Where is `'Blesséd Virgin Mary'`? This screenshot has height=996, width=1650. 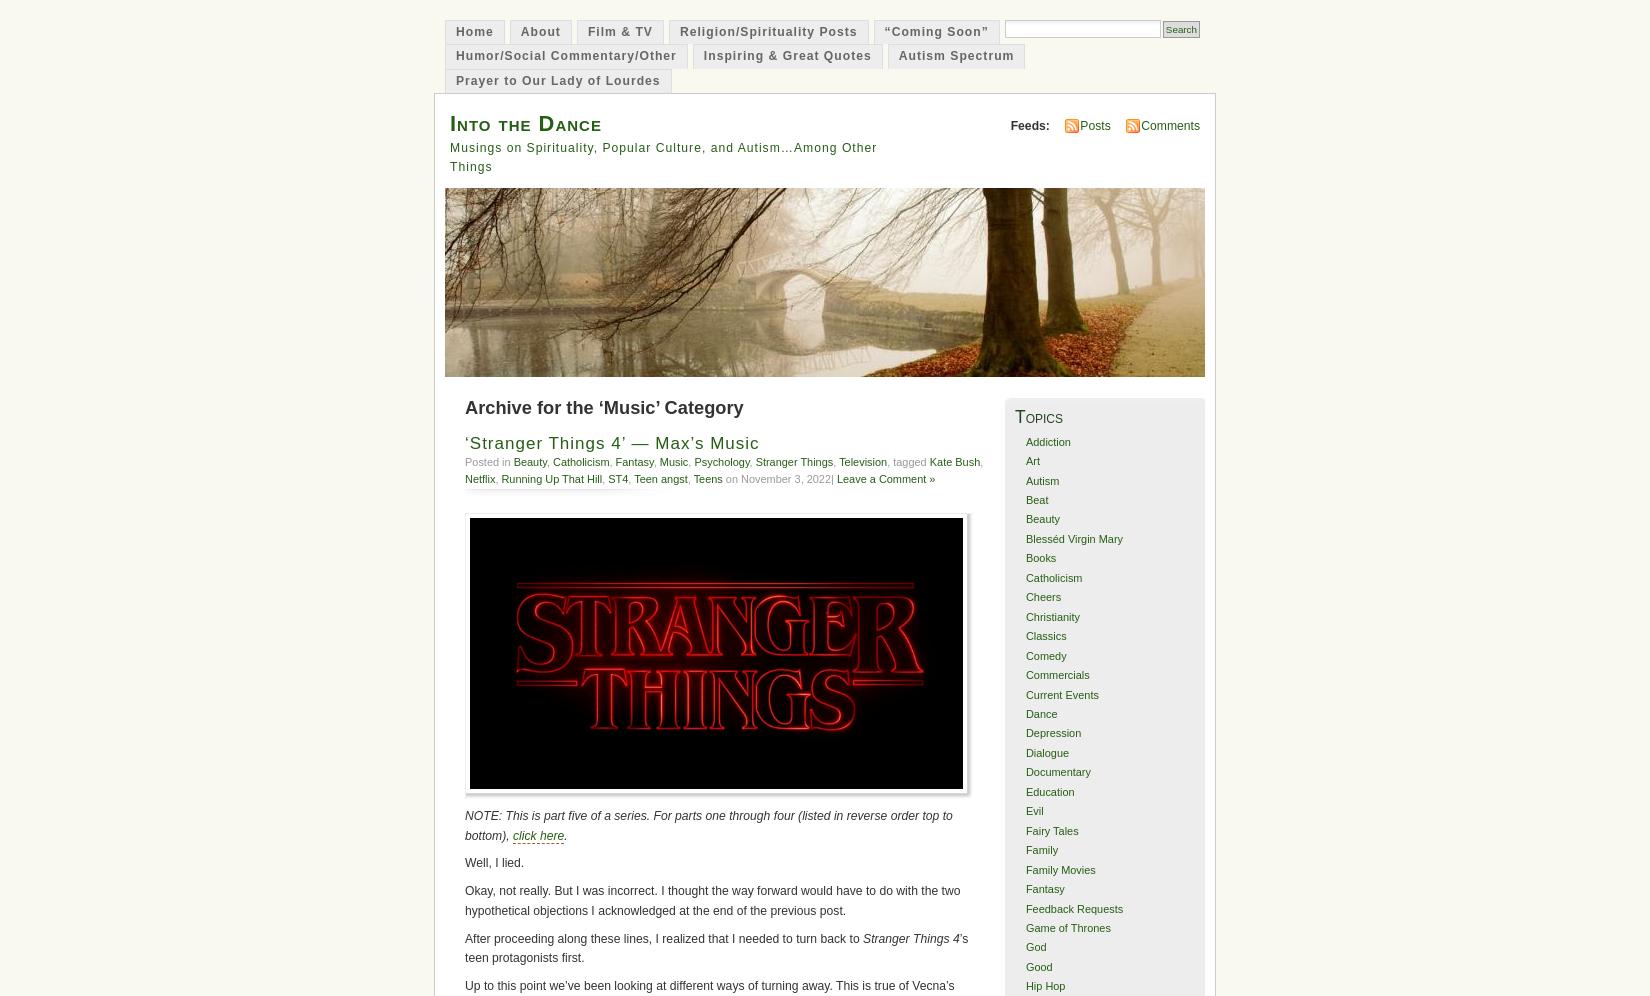 'Blesséd Virgin Mary' is located at coordinates (1073, 538).